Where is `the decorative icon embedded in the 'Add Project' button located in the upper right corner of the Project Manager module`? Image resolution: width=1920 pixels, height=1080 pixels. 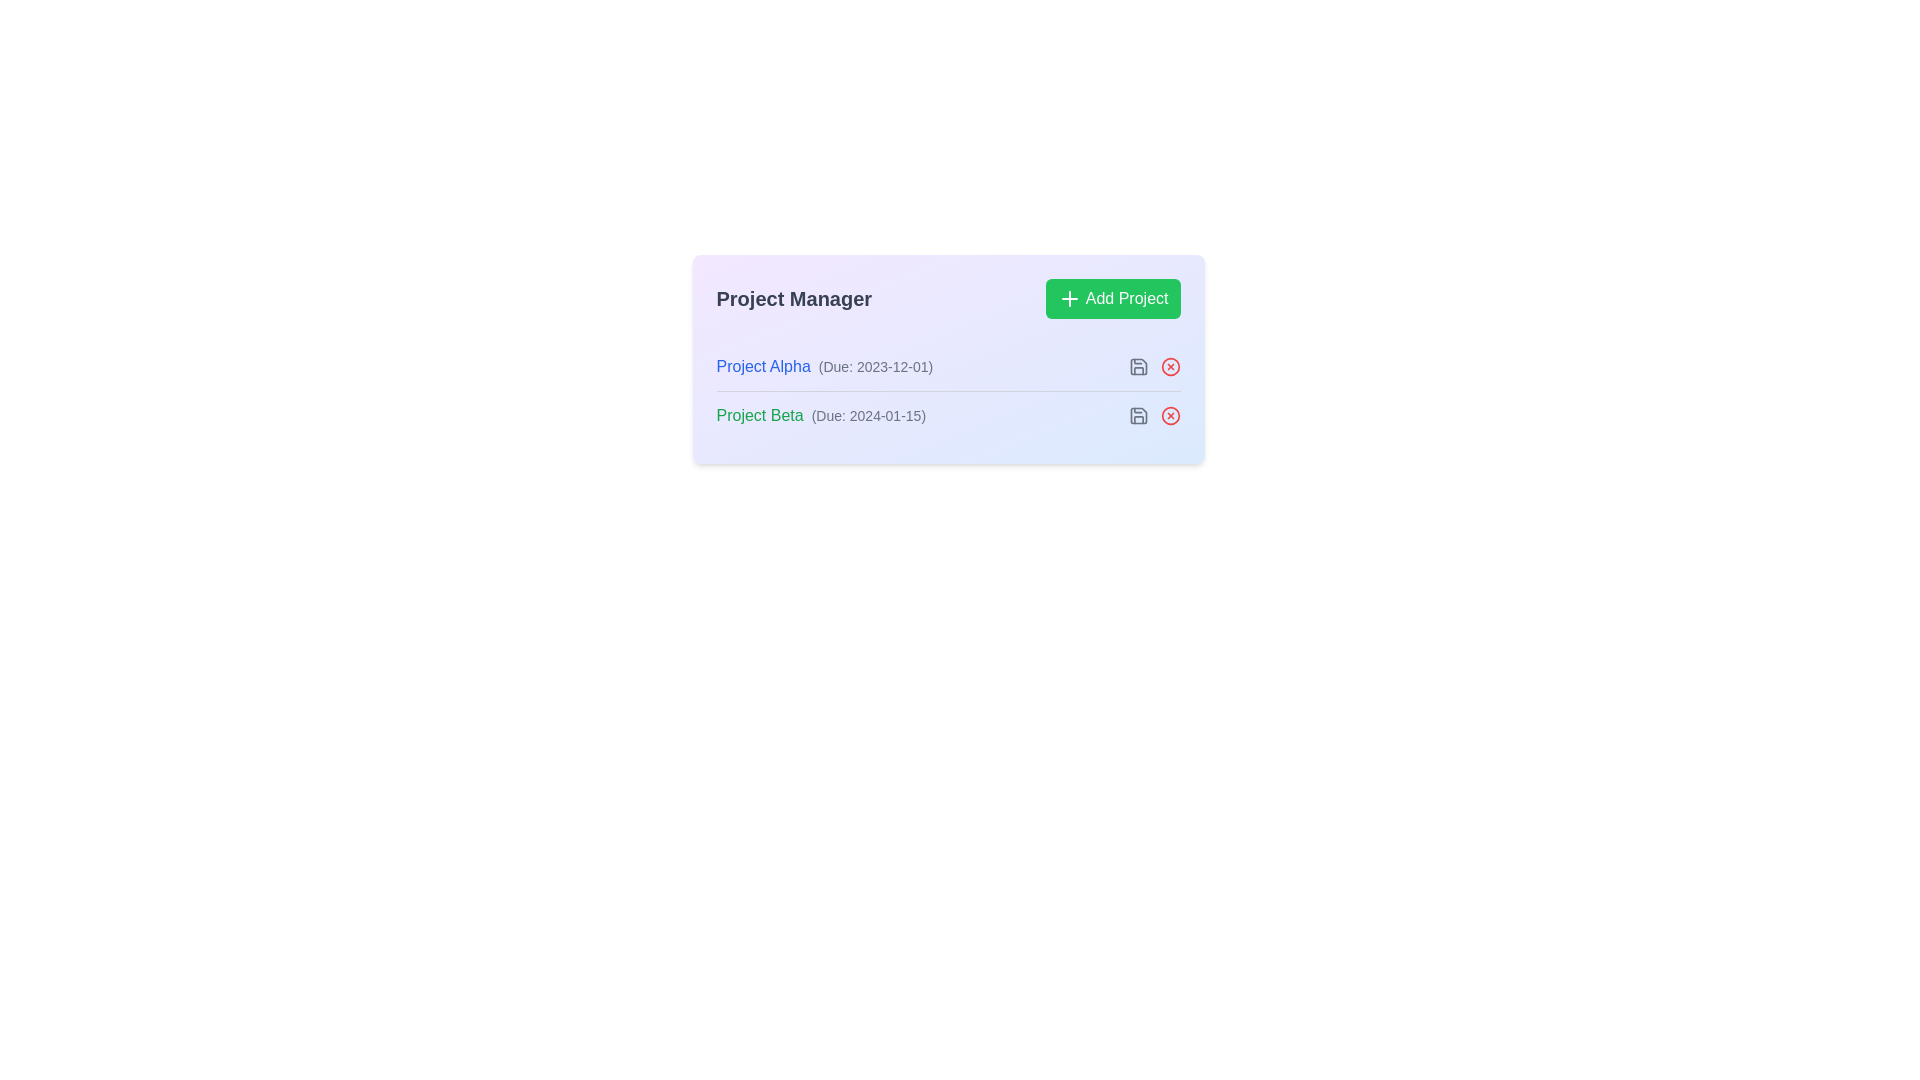 the decorative icon embedded in the 'Add Project' button located in the upper right corner of the Project Manager module is located at coordinates (1068, 299).